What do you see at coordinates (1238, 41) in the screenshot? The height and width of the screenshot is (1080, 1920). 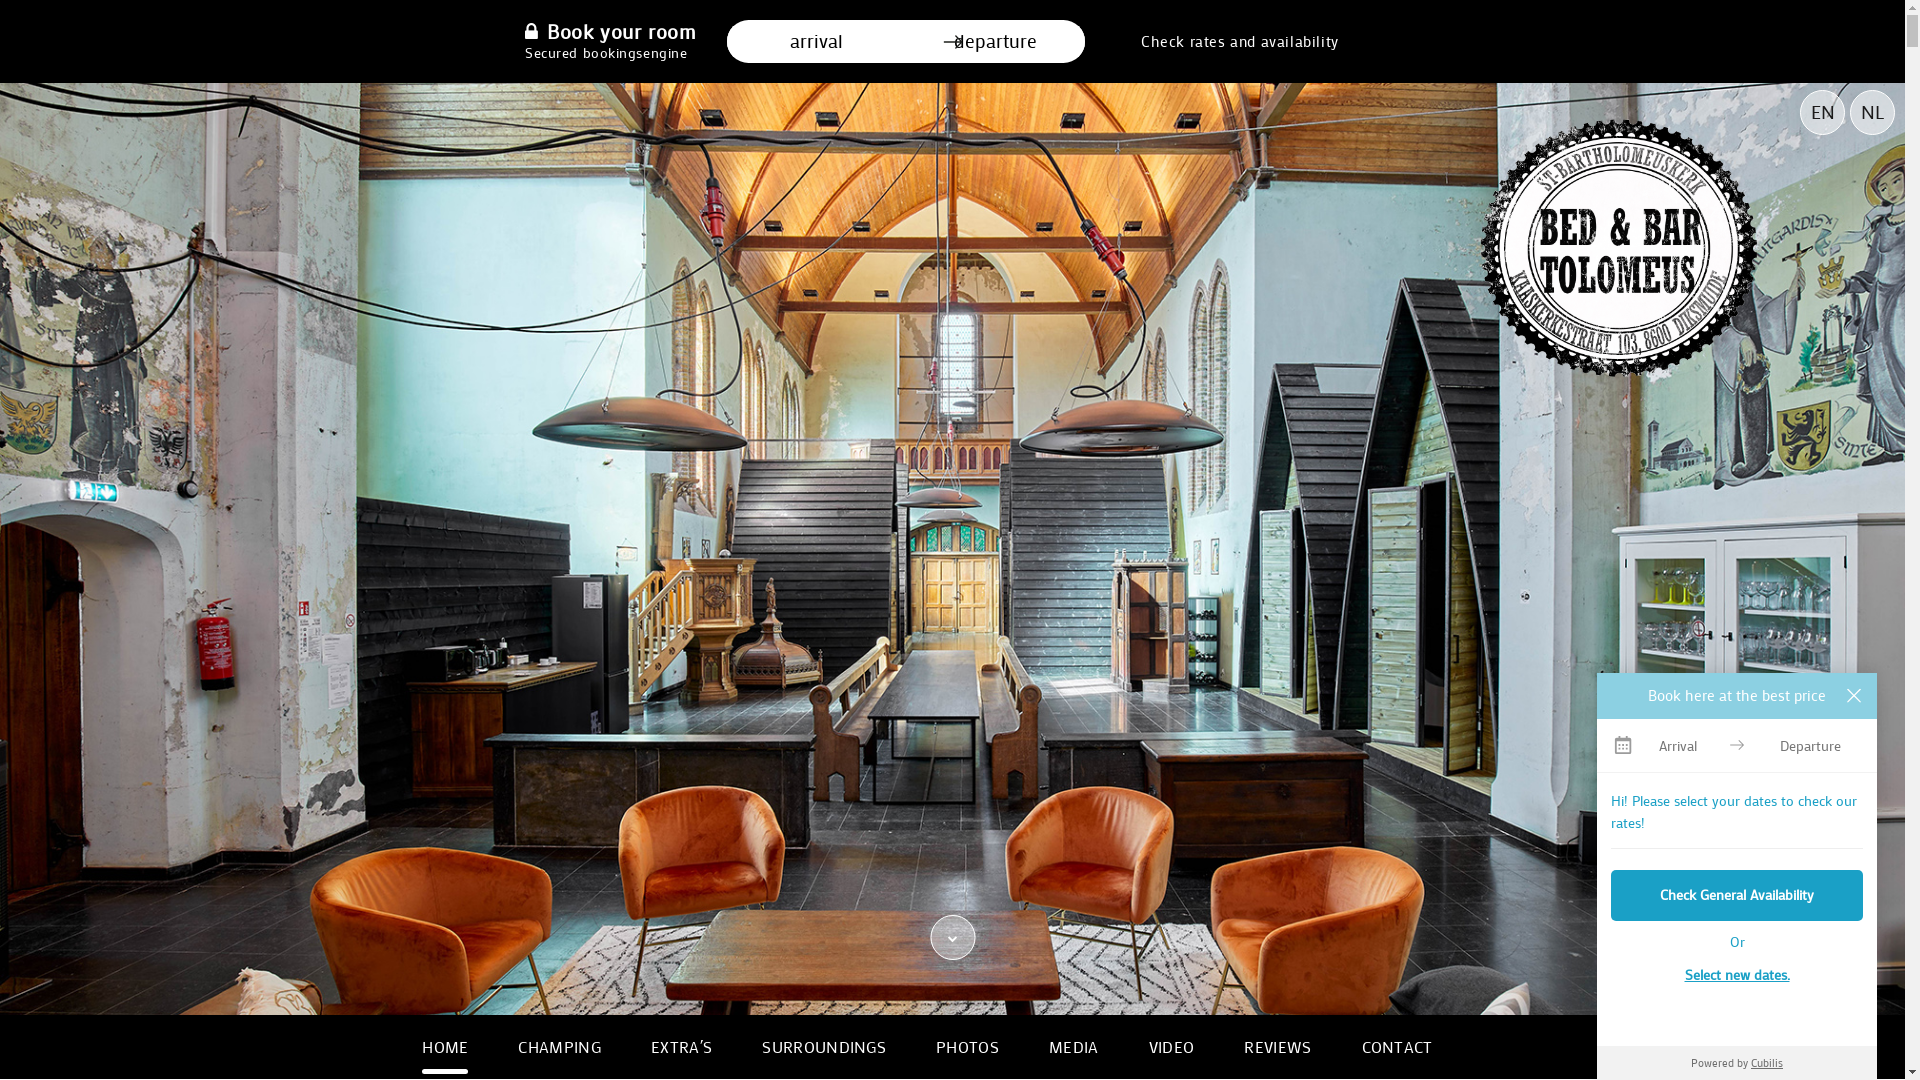 I see `'Check rates and availability'` at bounding box center [1238, 41].